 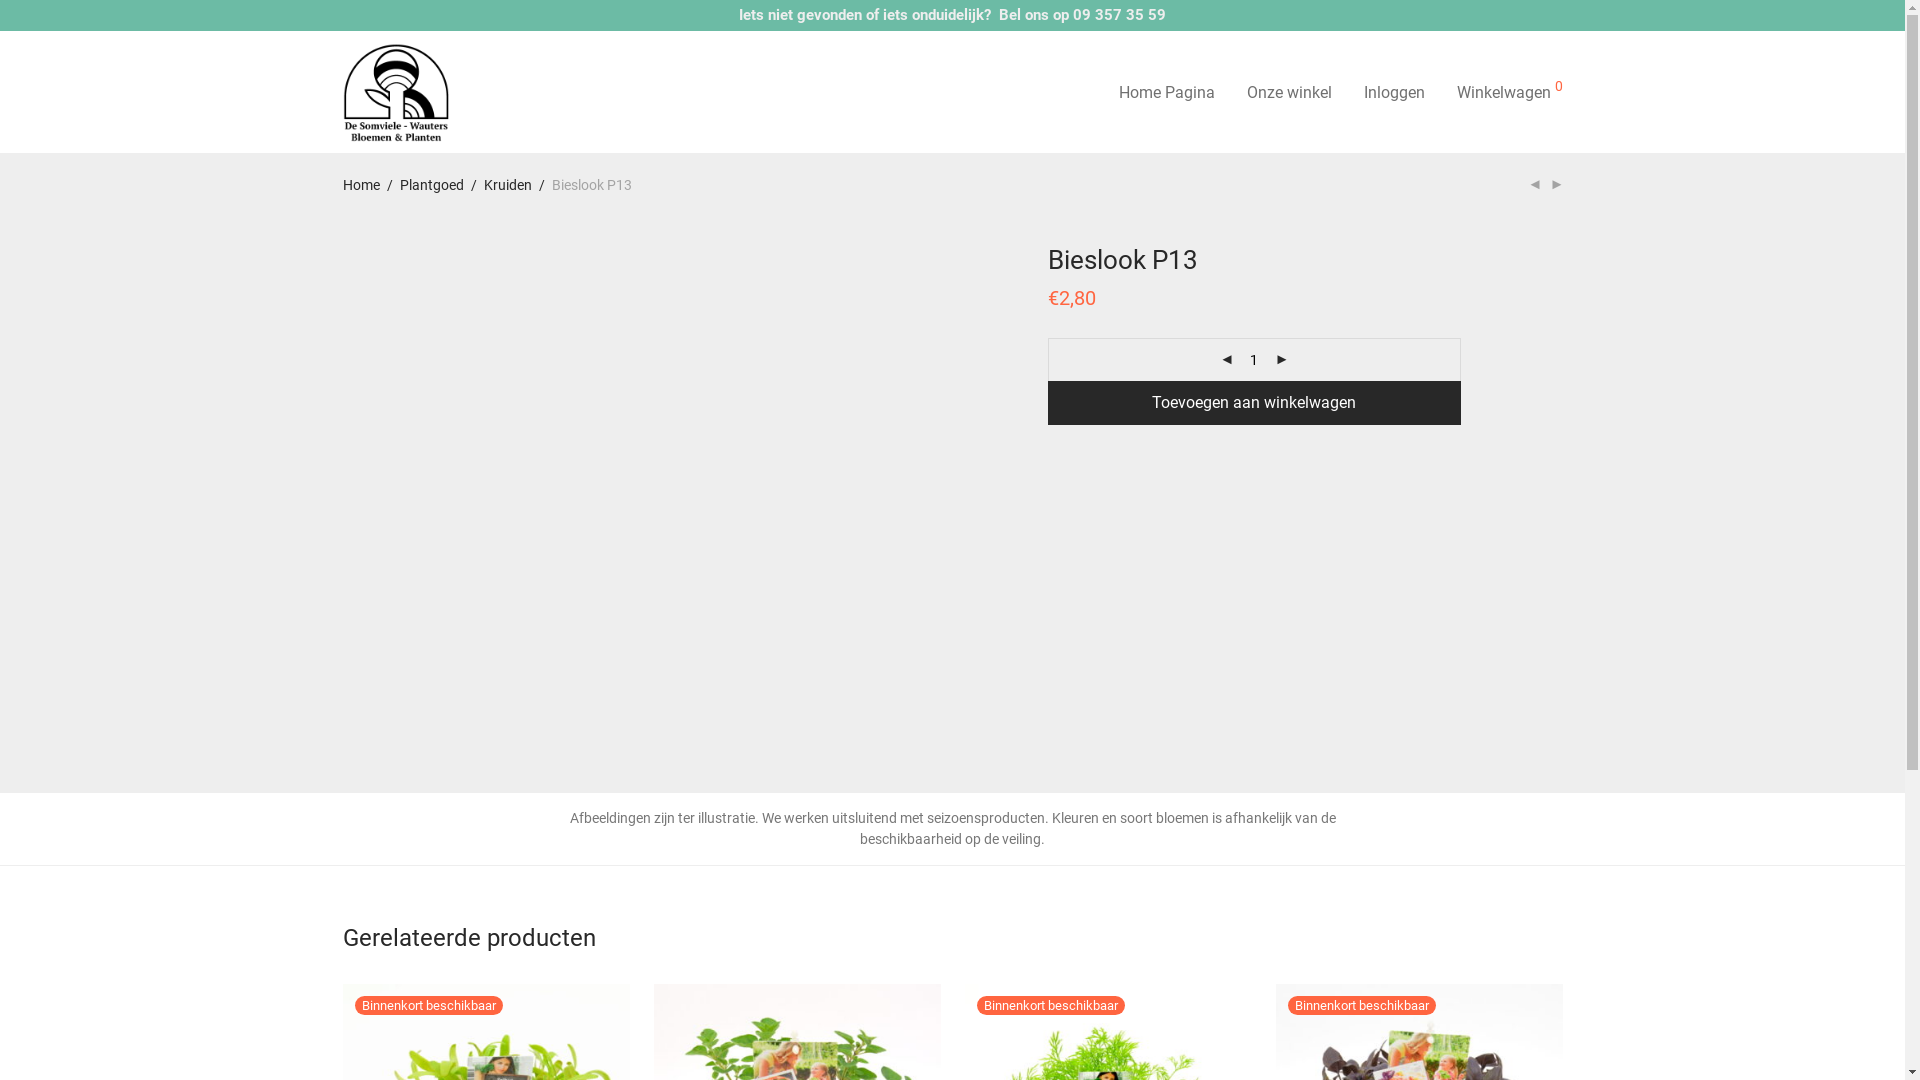 I want to click on 'Winkelwagen 0', so click(x=1508, y=92).